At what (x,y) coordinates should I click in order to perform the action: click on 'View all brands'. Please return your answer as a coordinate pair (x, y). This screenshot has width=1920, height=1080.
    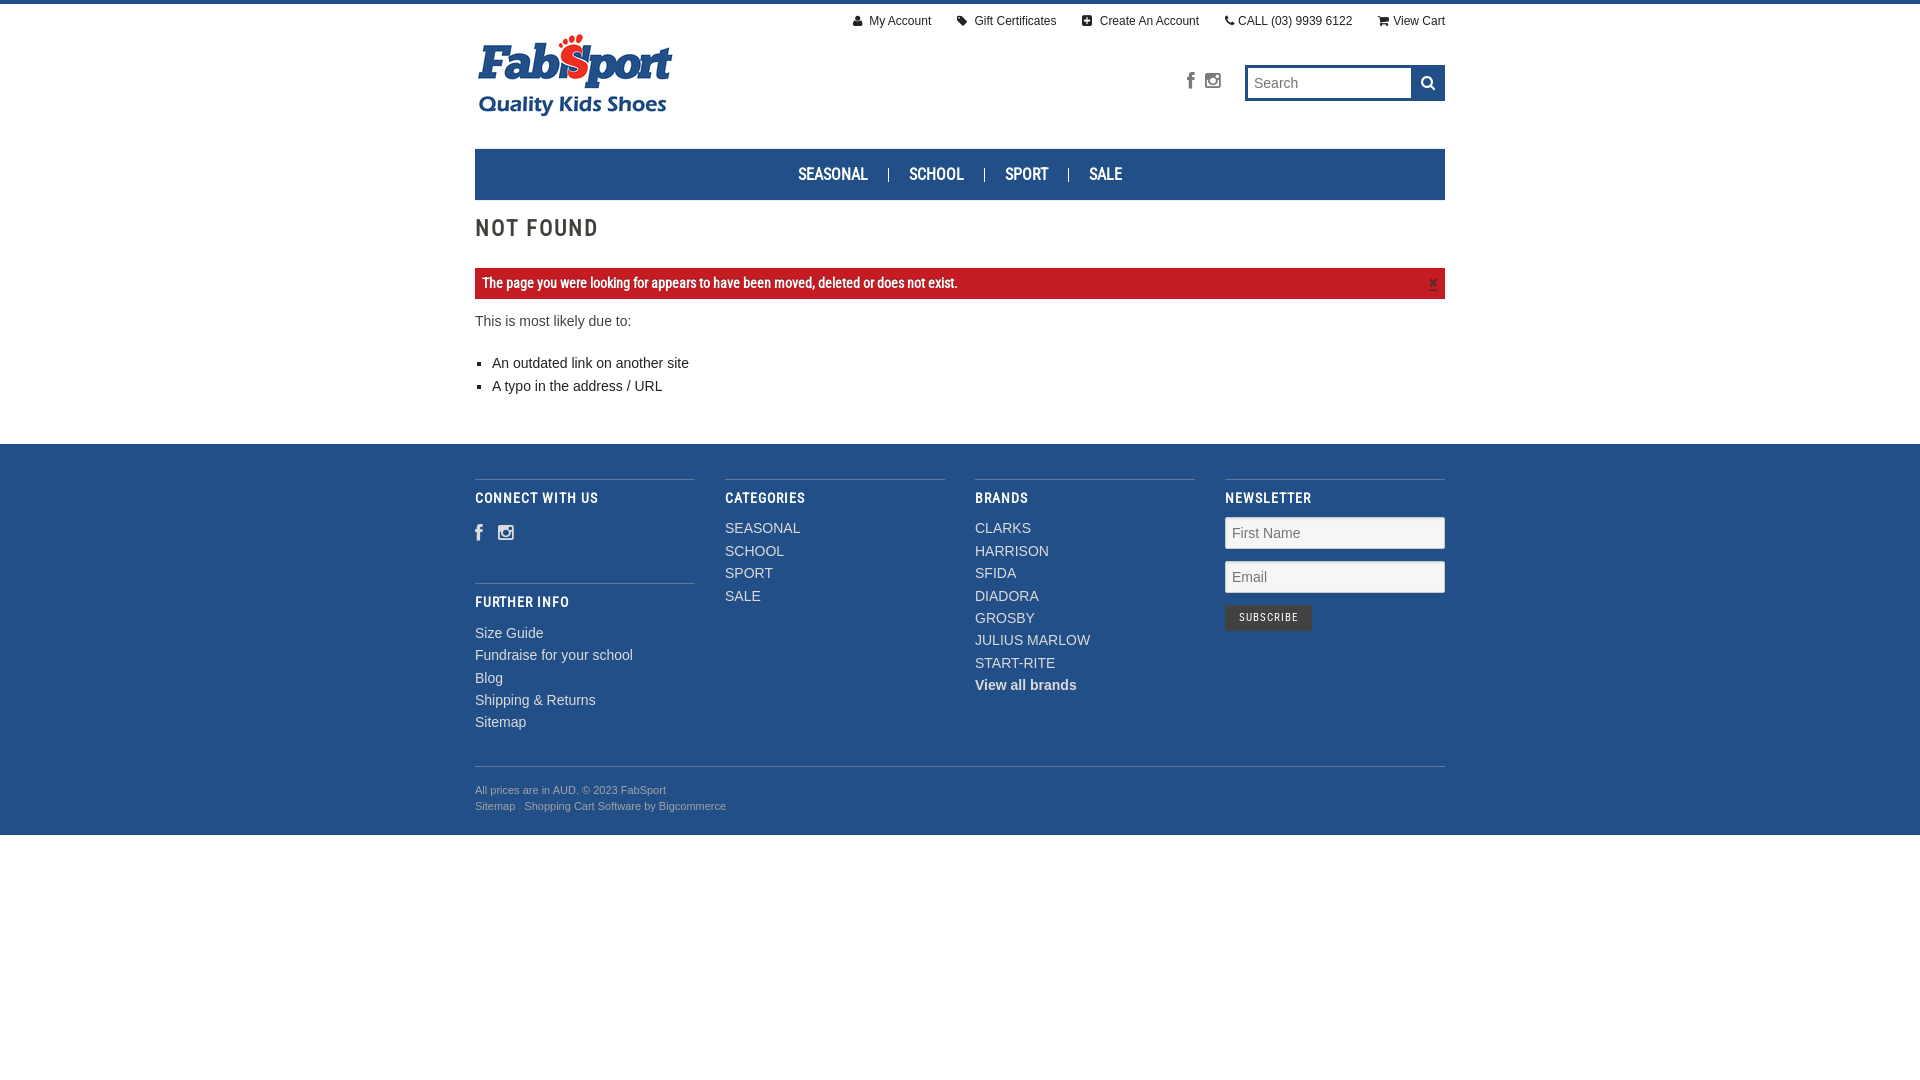
    Looking at the image, I should click on (974, 684).